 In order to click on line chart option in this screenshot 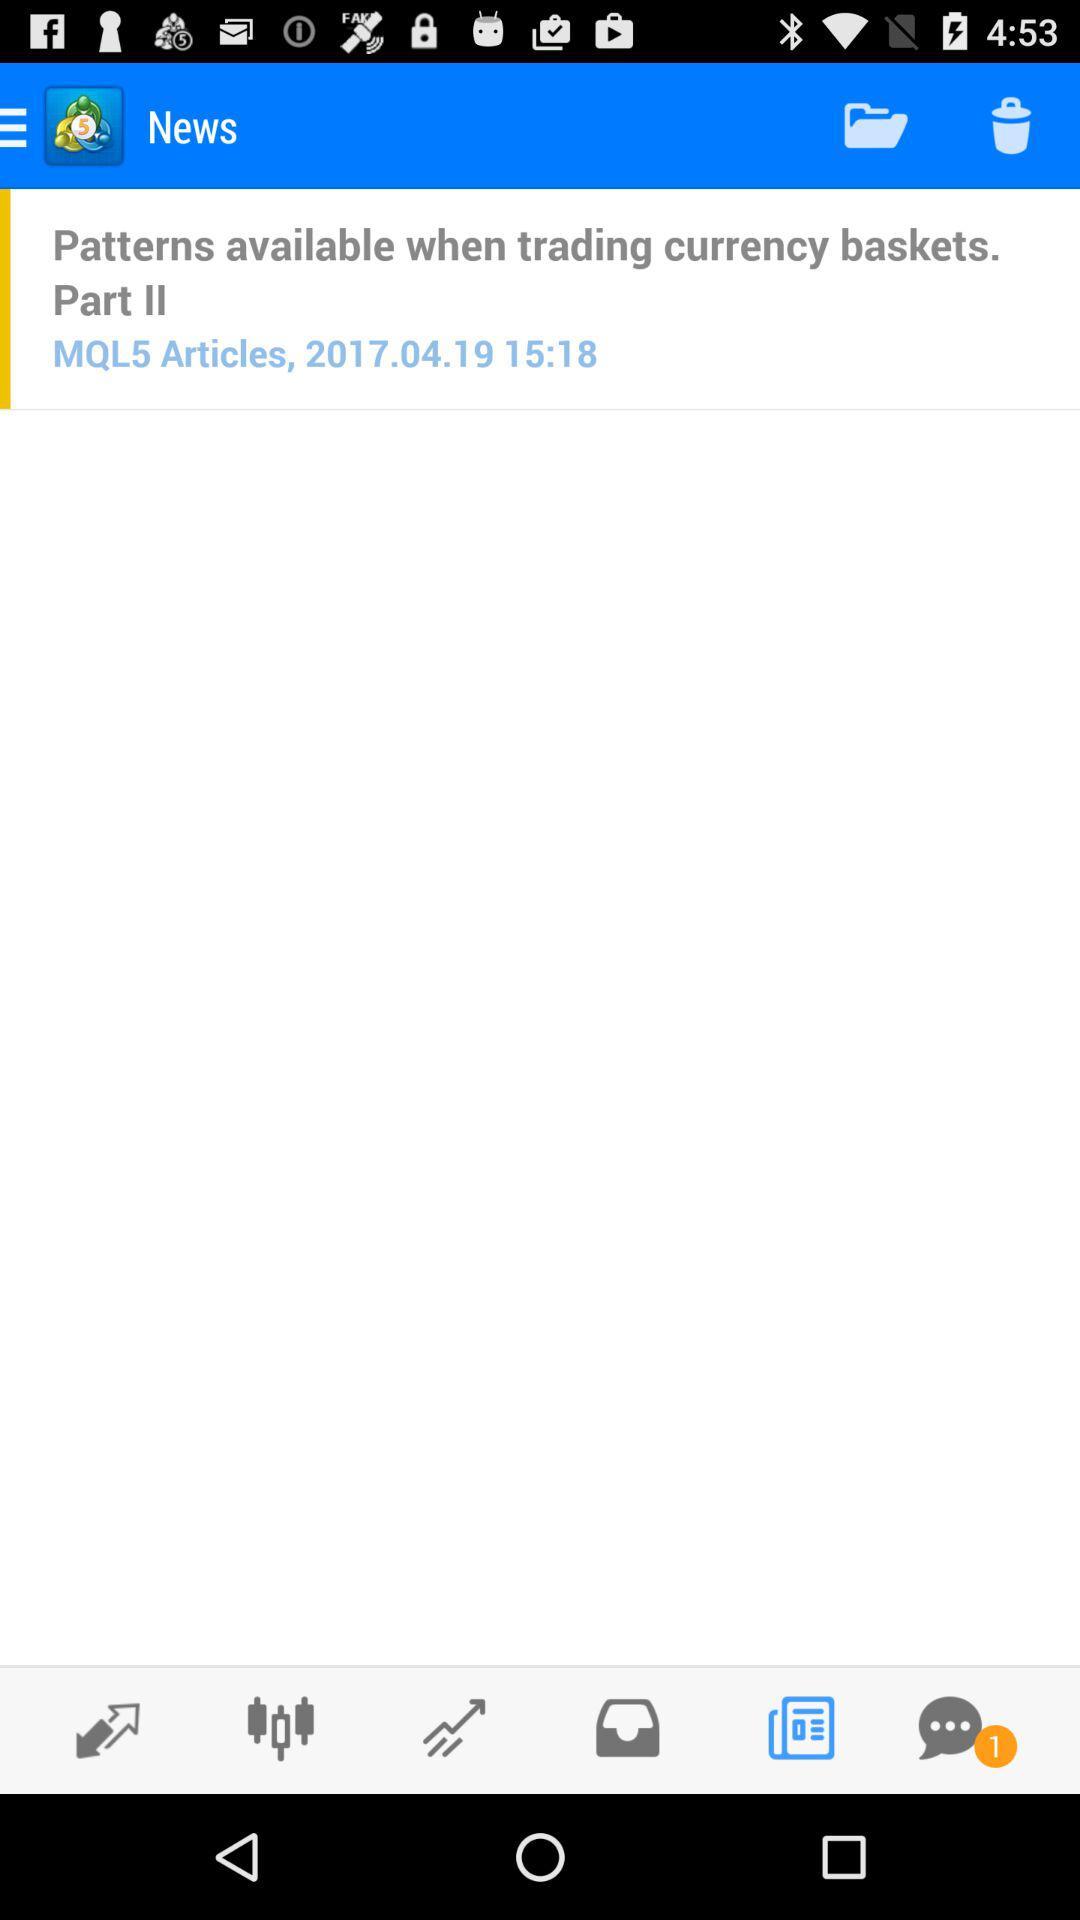, I will do `click(454, 1727)`.